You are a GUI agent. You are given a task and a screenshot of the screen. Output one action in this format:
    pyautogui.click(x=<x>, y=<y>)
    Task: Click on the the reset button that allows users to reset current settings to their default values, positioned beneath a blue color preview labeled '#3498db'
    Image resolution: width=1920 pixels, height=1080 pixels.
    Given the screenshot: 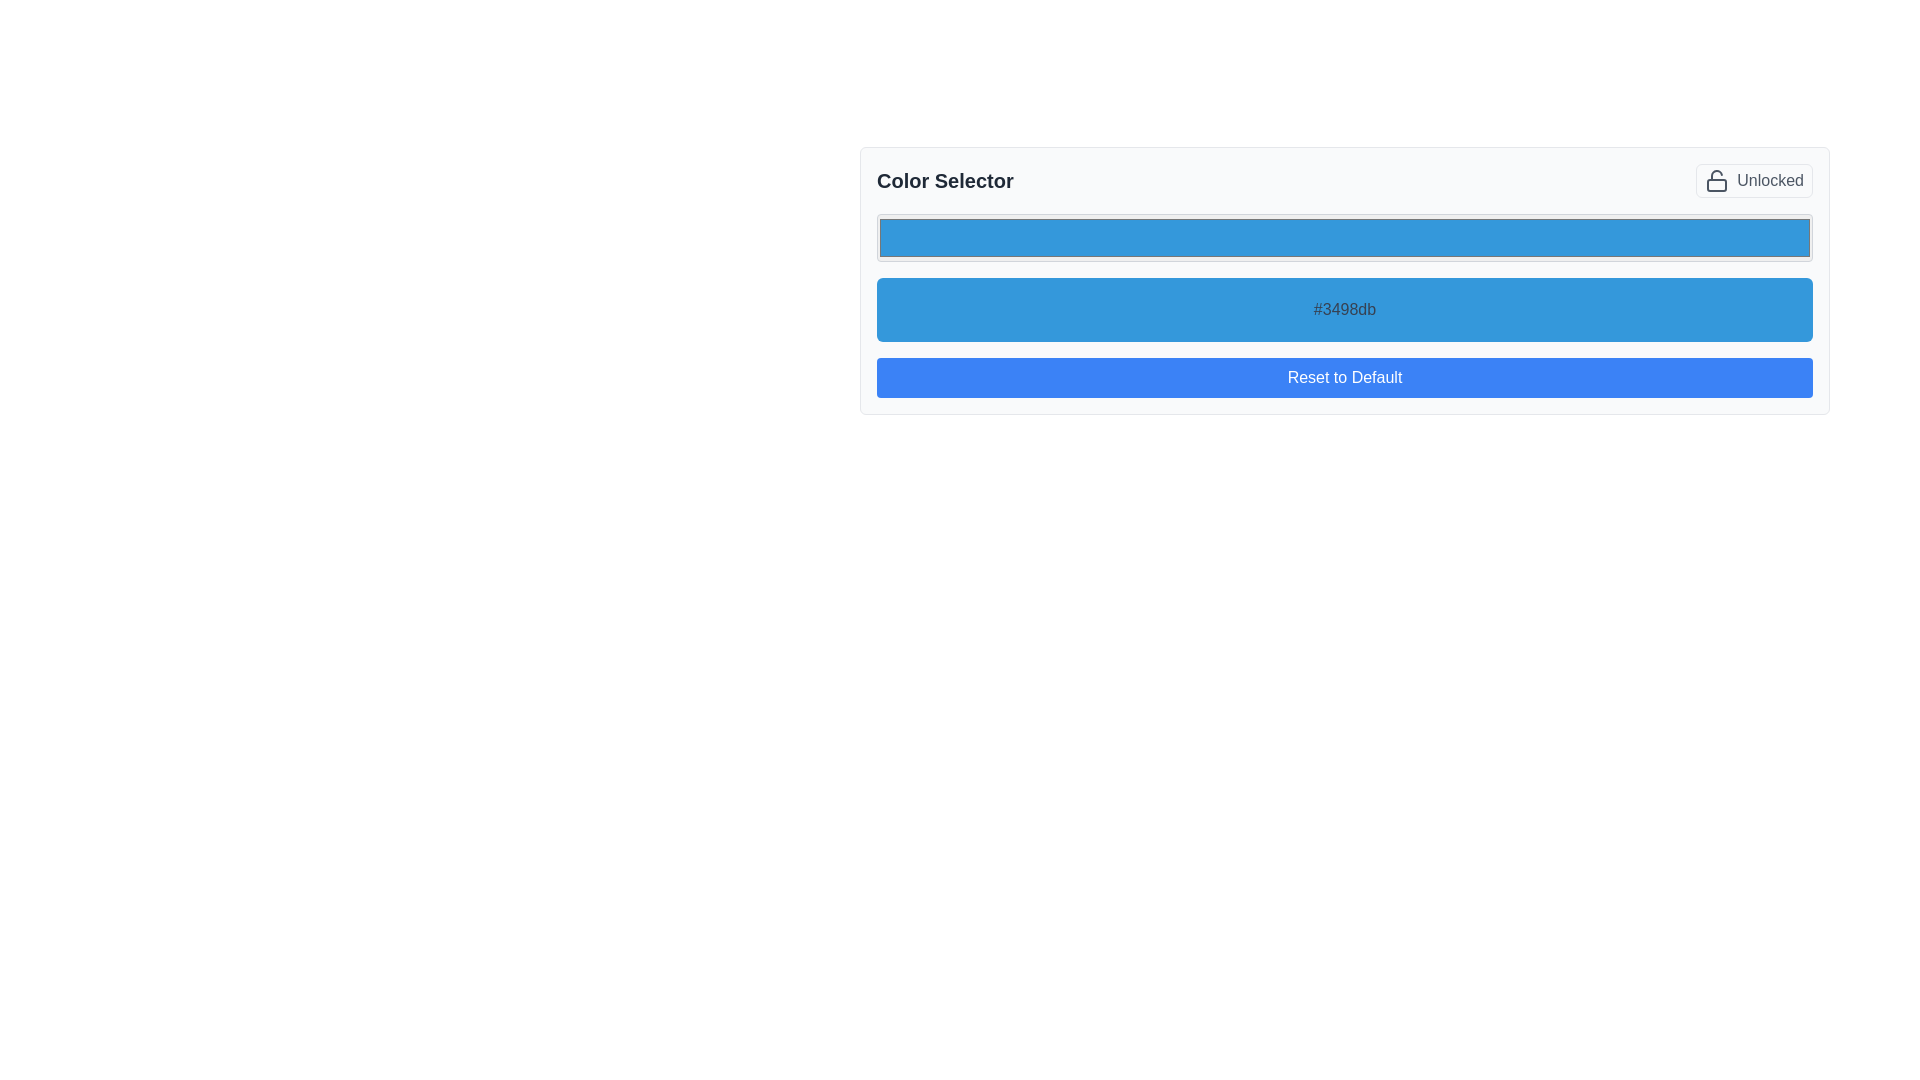 What is the action you would take?
    pyautogui.click(x=1344, y=378)
    